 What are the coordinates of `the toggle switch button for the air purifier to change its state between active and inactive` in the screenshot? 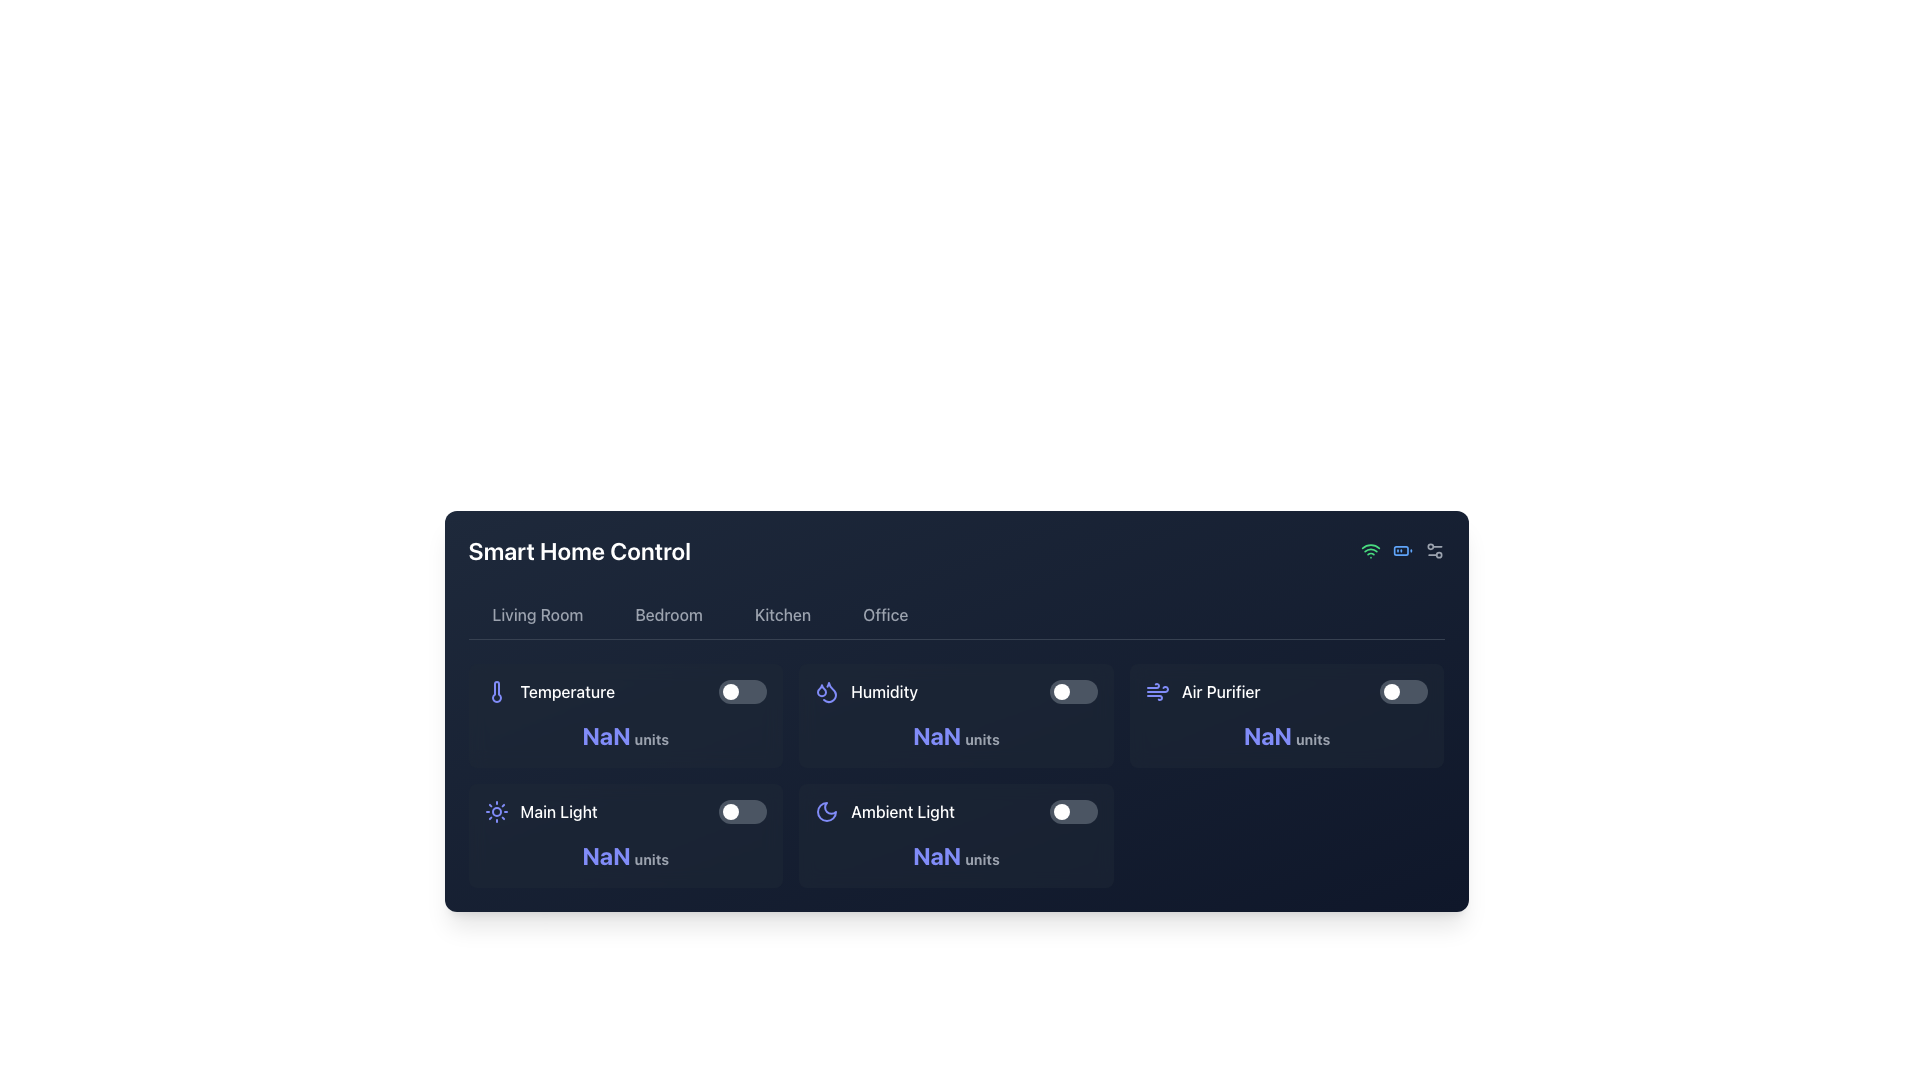 It's located at (1391, 690).